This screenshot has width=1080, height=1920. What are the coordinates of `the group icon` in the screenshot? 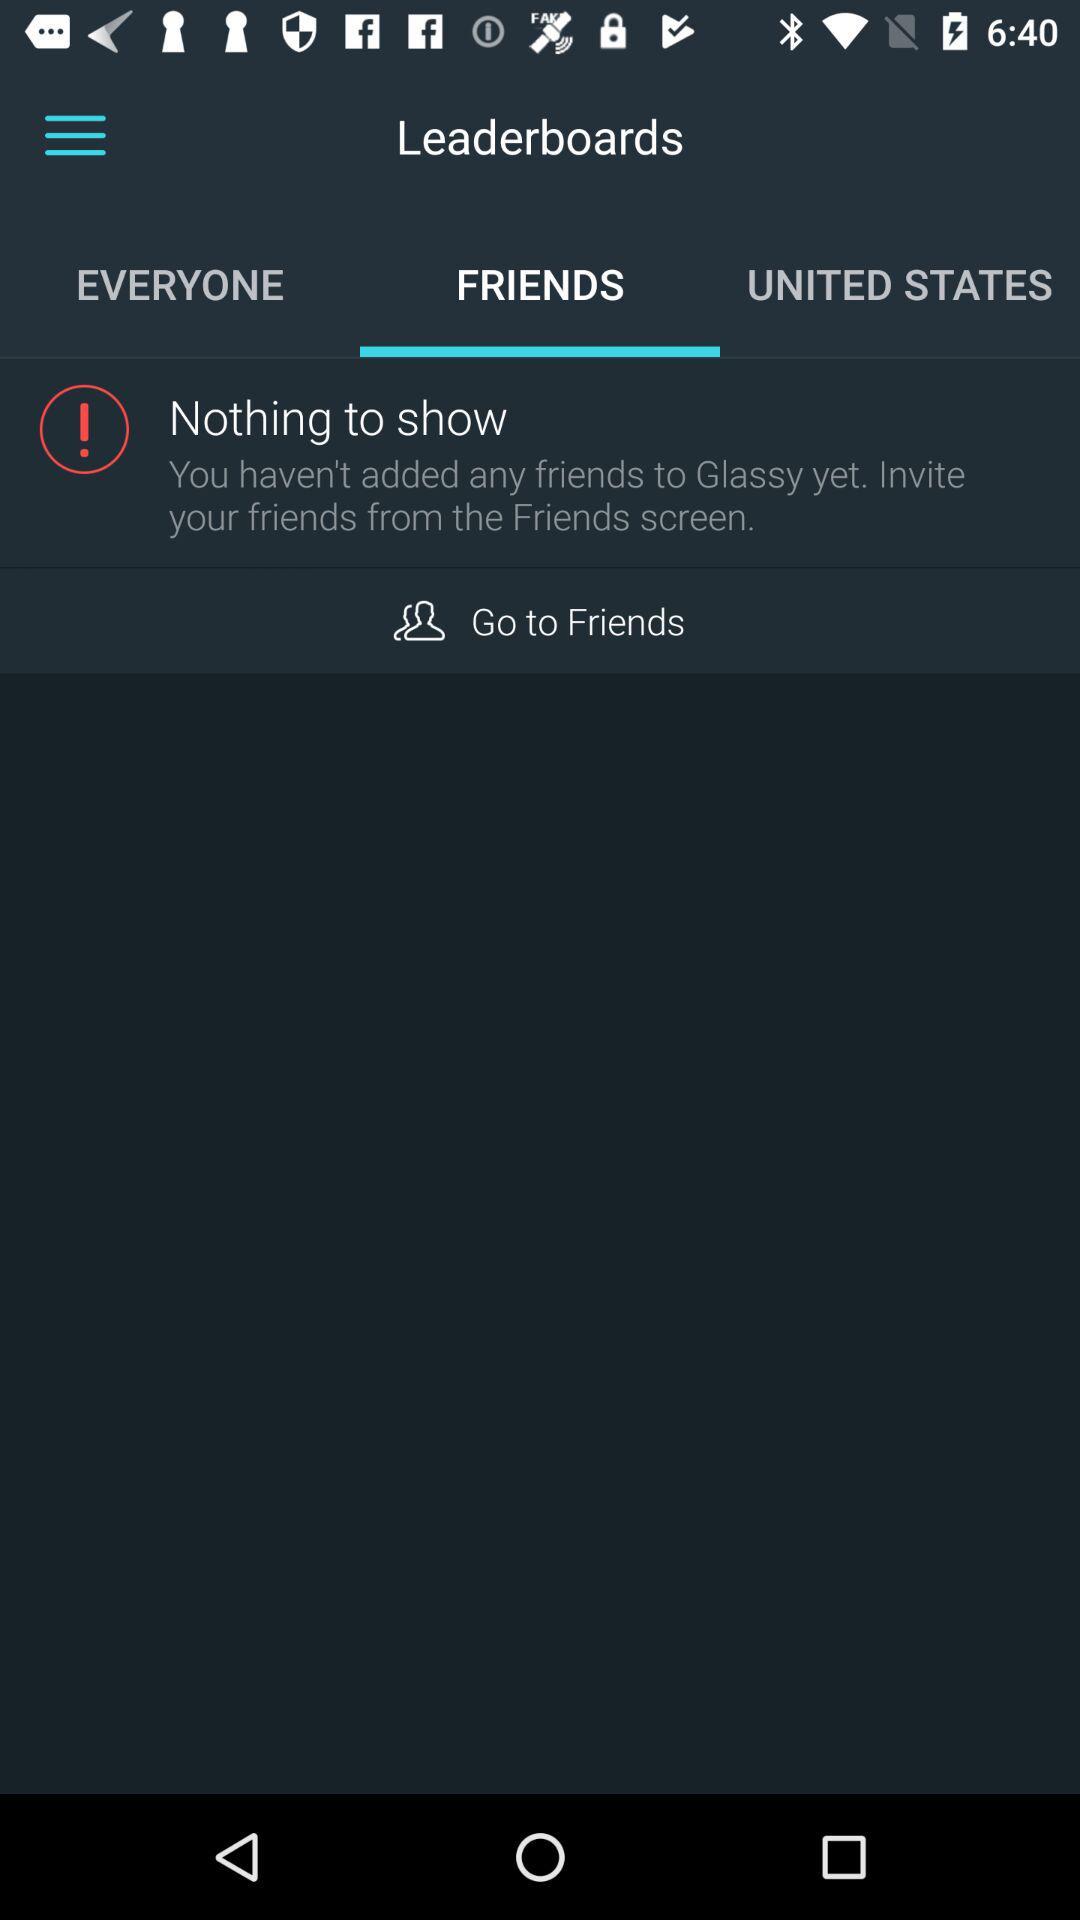 It's located at (418, 619).